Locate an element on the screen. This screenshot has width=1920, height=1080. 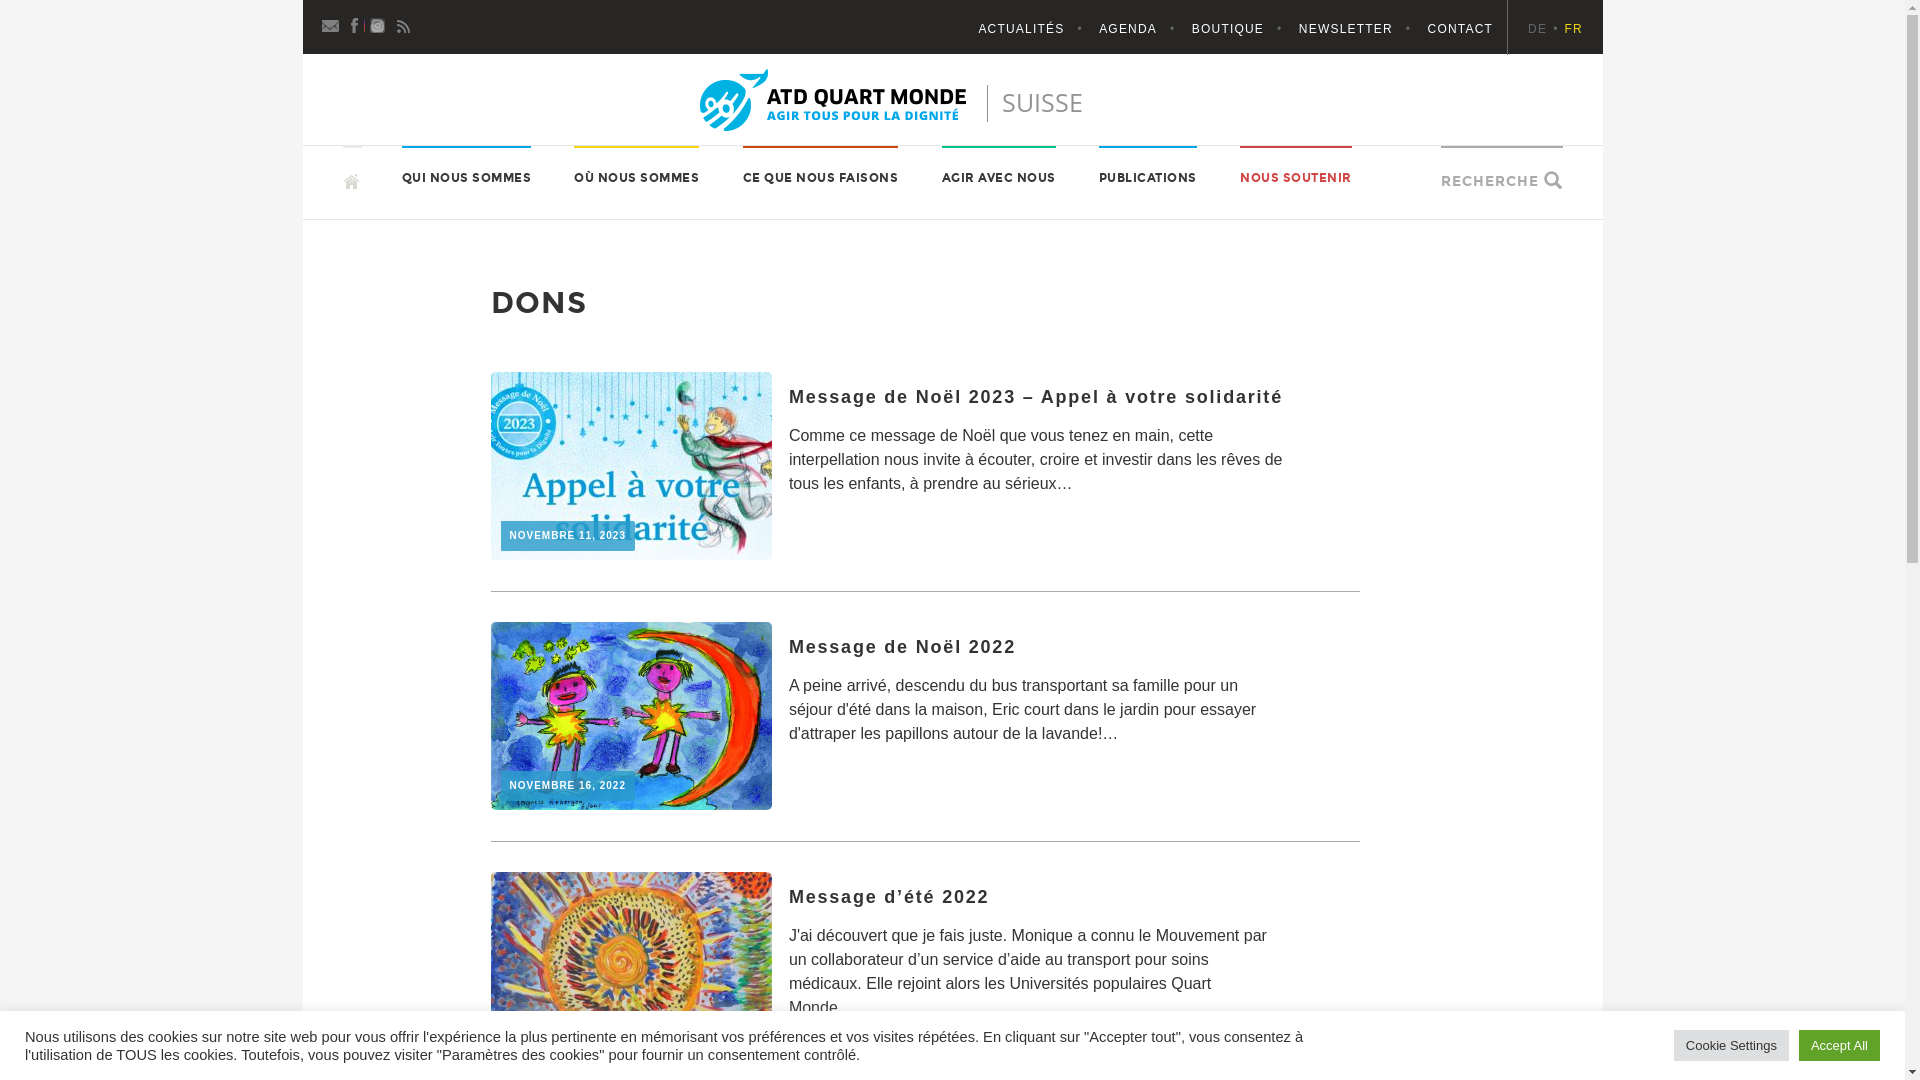
'Facebook' is located at coordinates (355, 23).